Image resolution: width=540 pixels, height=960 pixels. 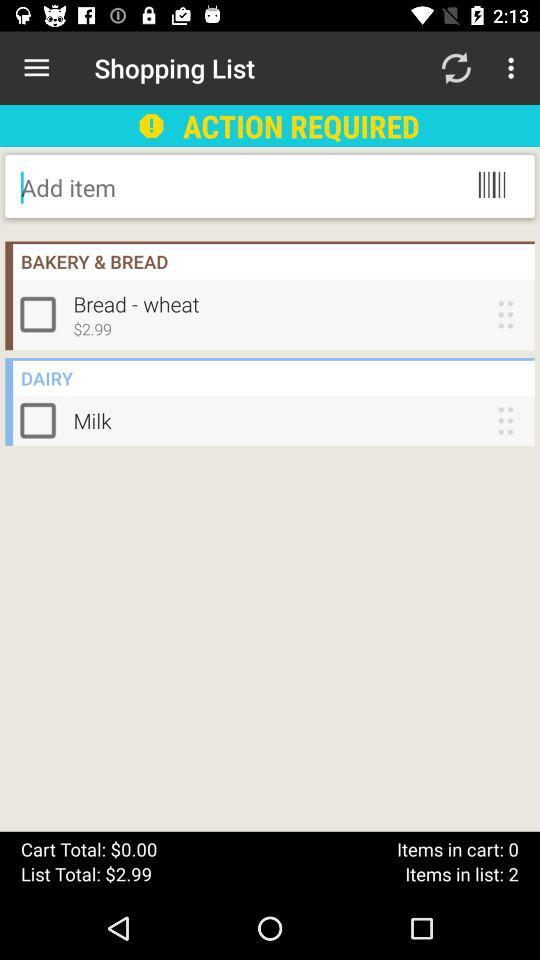 What do you see at coordinates (455, 68) in the screenshot?
I see `item next to action required item` at bounding box center [455, 68].